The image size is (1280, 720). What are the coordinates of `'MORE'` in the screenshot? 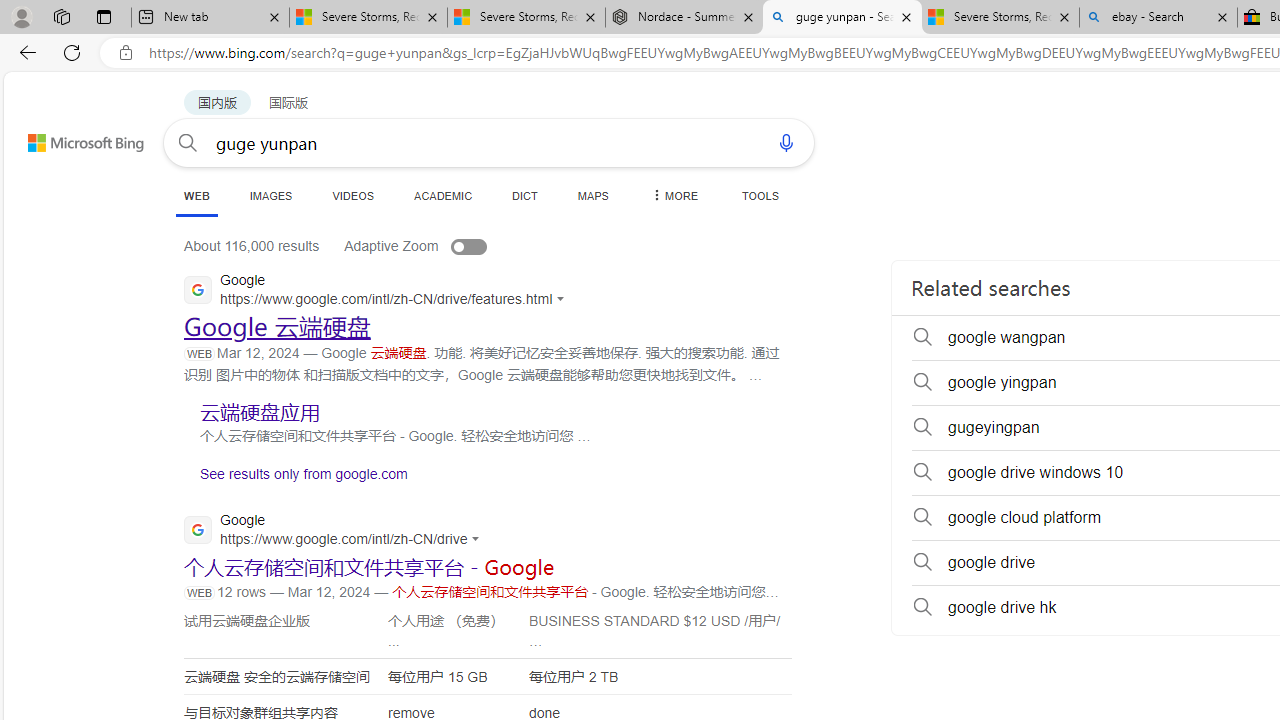 It's located at (673, 195).